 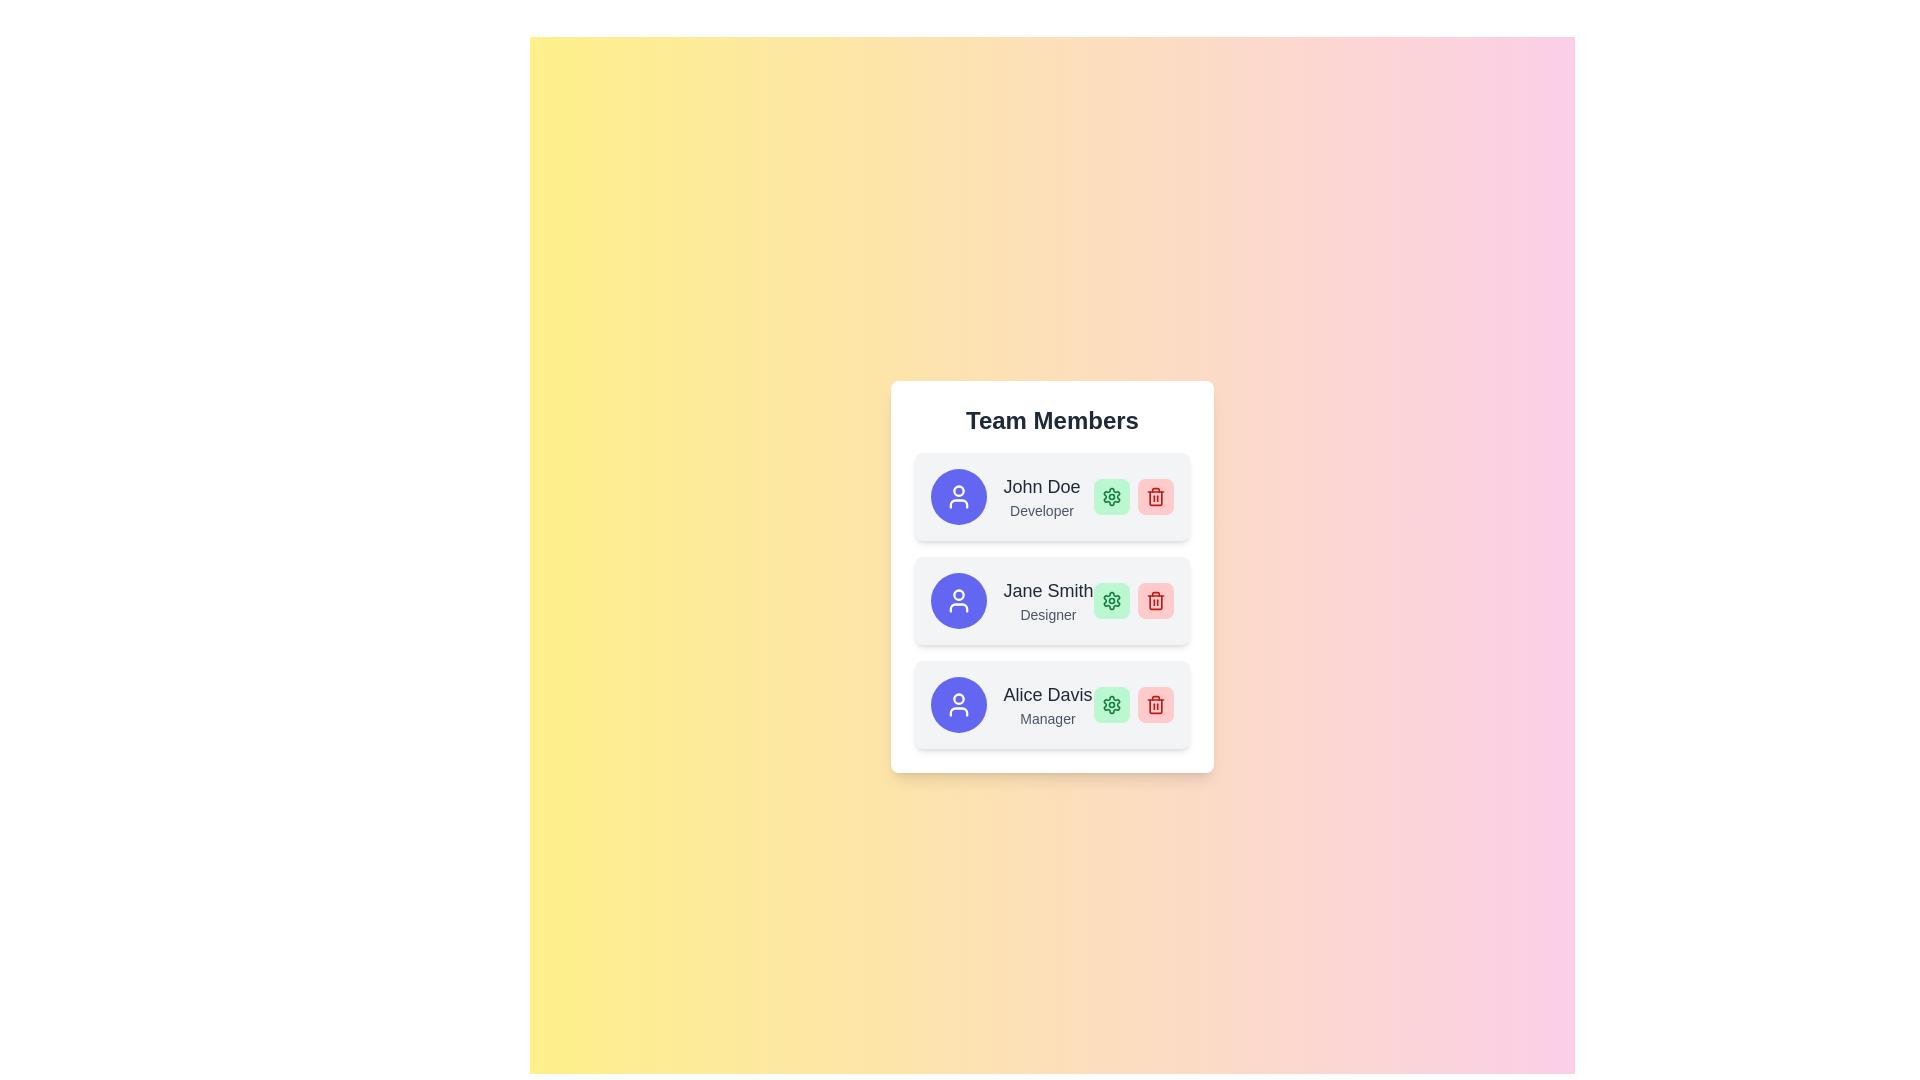 What do you see at coordinates (958, 594) in the screenshot?
I see `the Circle element within the SVG graphic that represents a user profile, located in the top-left corner of the user card` at bounding box center [958, 594].